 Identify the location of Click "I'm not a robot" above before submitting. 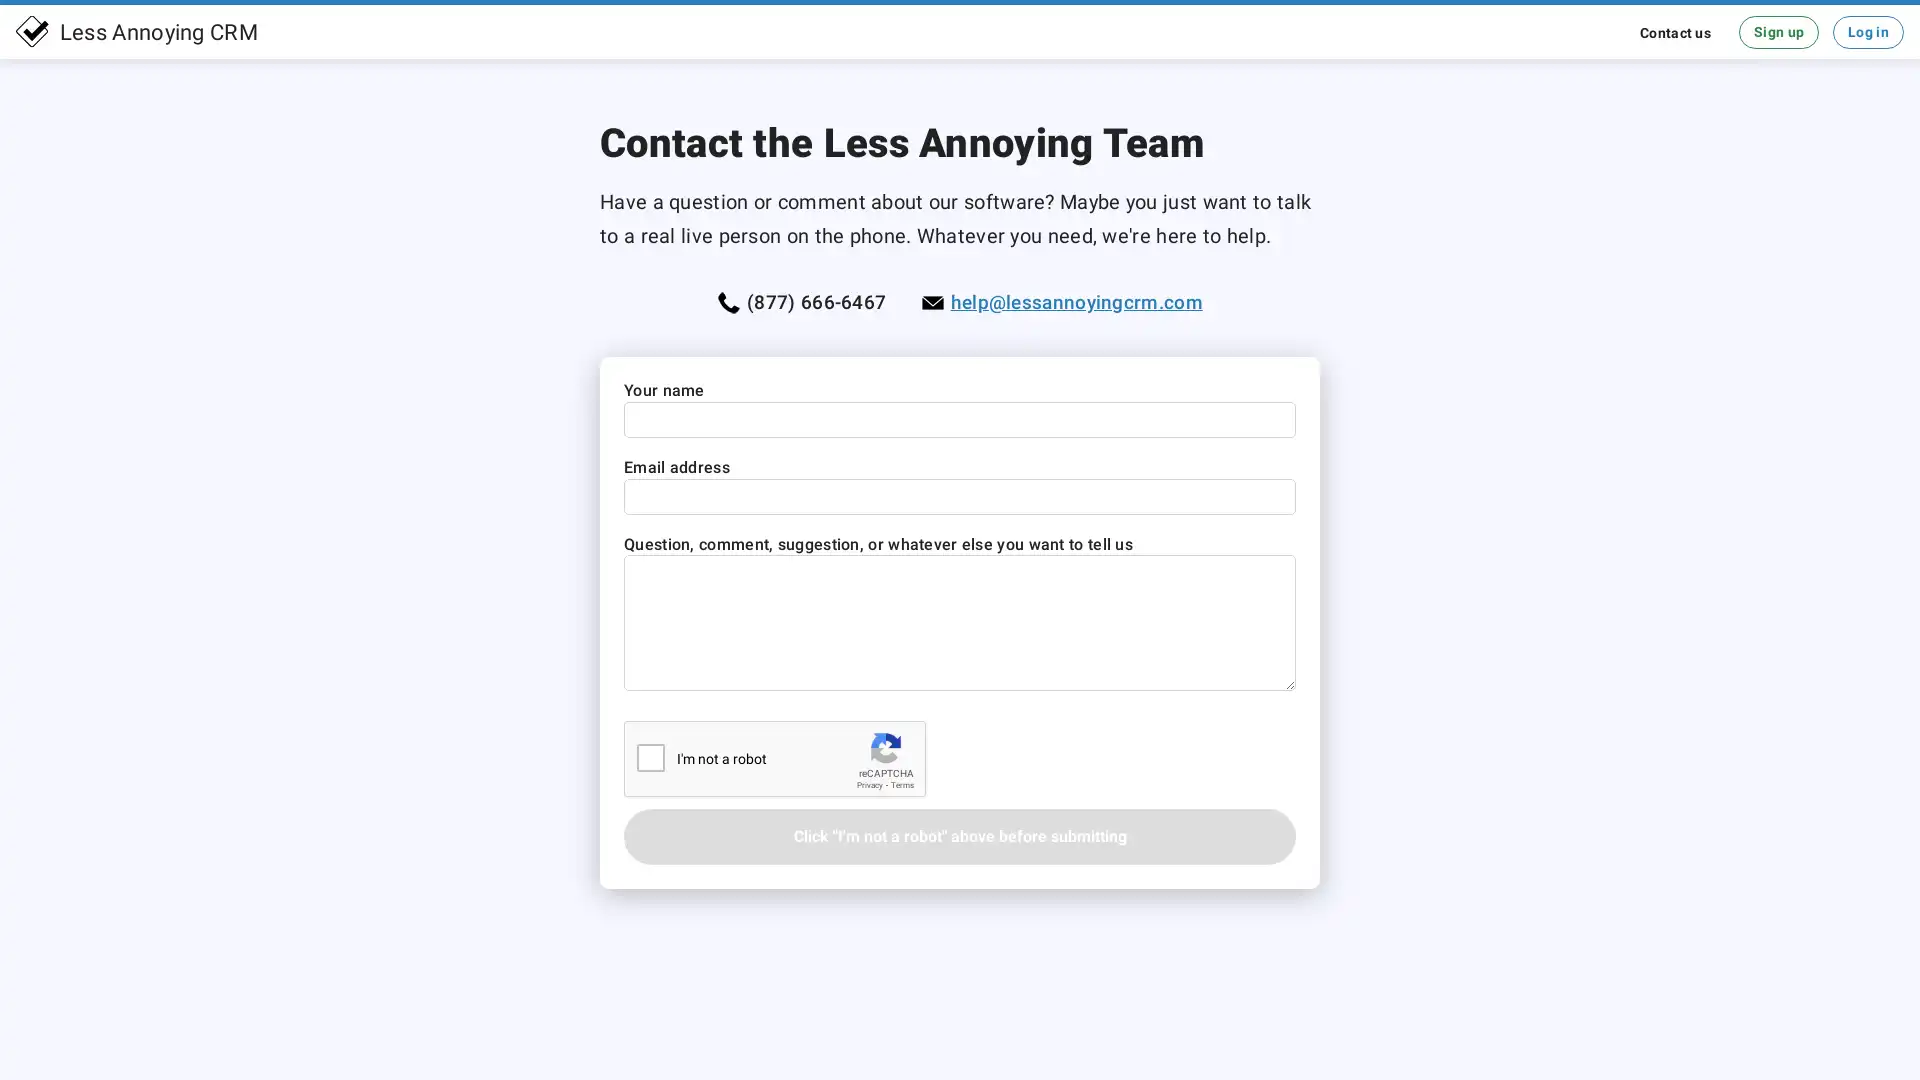
(960, 837).